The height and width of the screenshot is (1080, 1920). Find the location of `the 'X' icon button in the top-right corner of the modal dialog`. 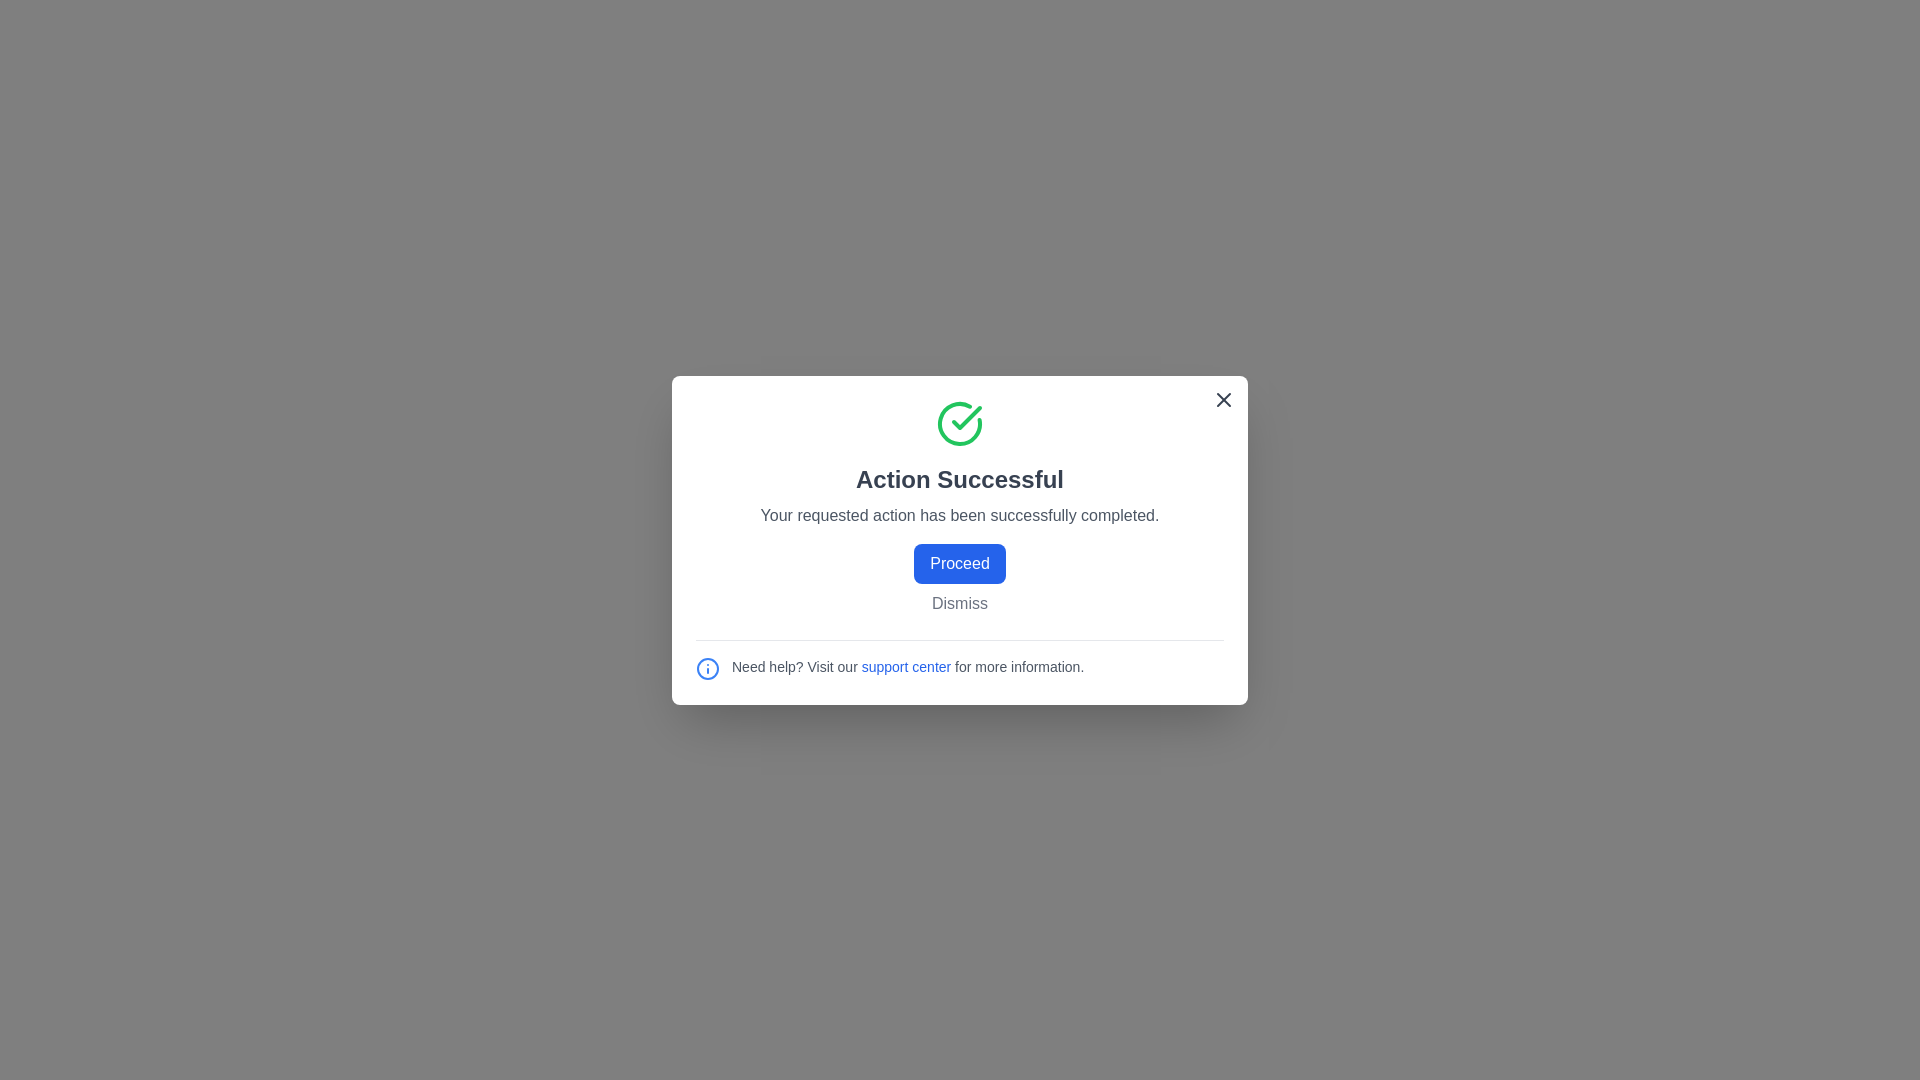

the 'X' icon button in the top-right corner of the modal dialog is located at coordinates (1223, 398).